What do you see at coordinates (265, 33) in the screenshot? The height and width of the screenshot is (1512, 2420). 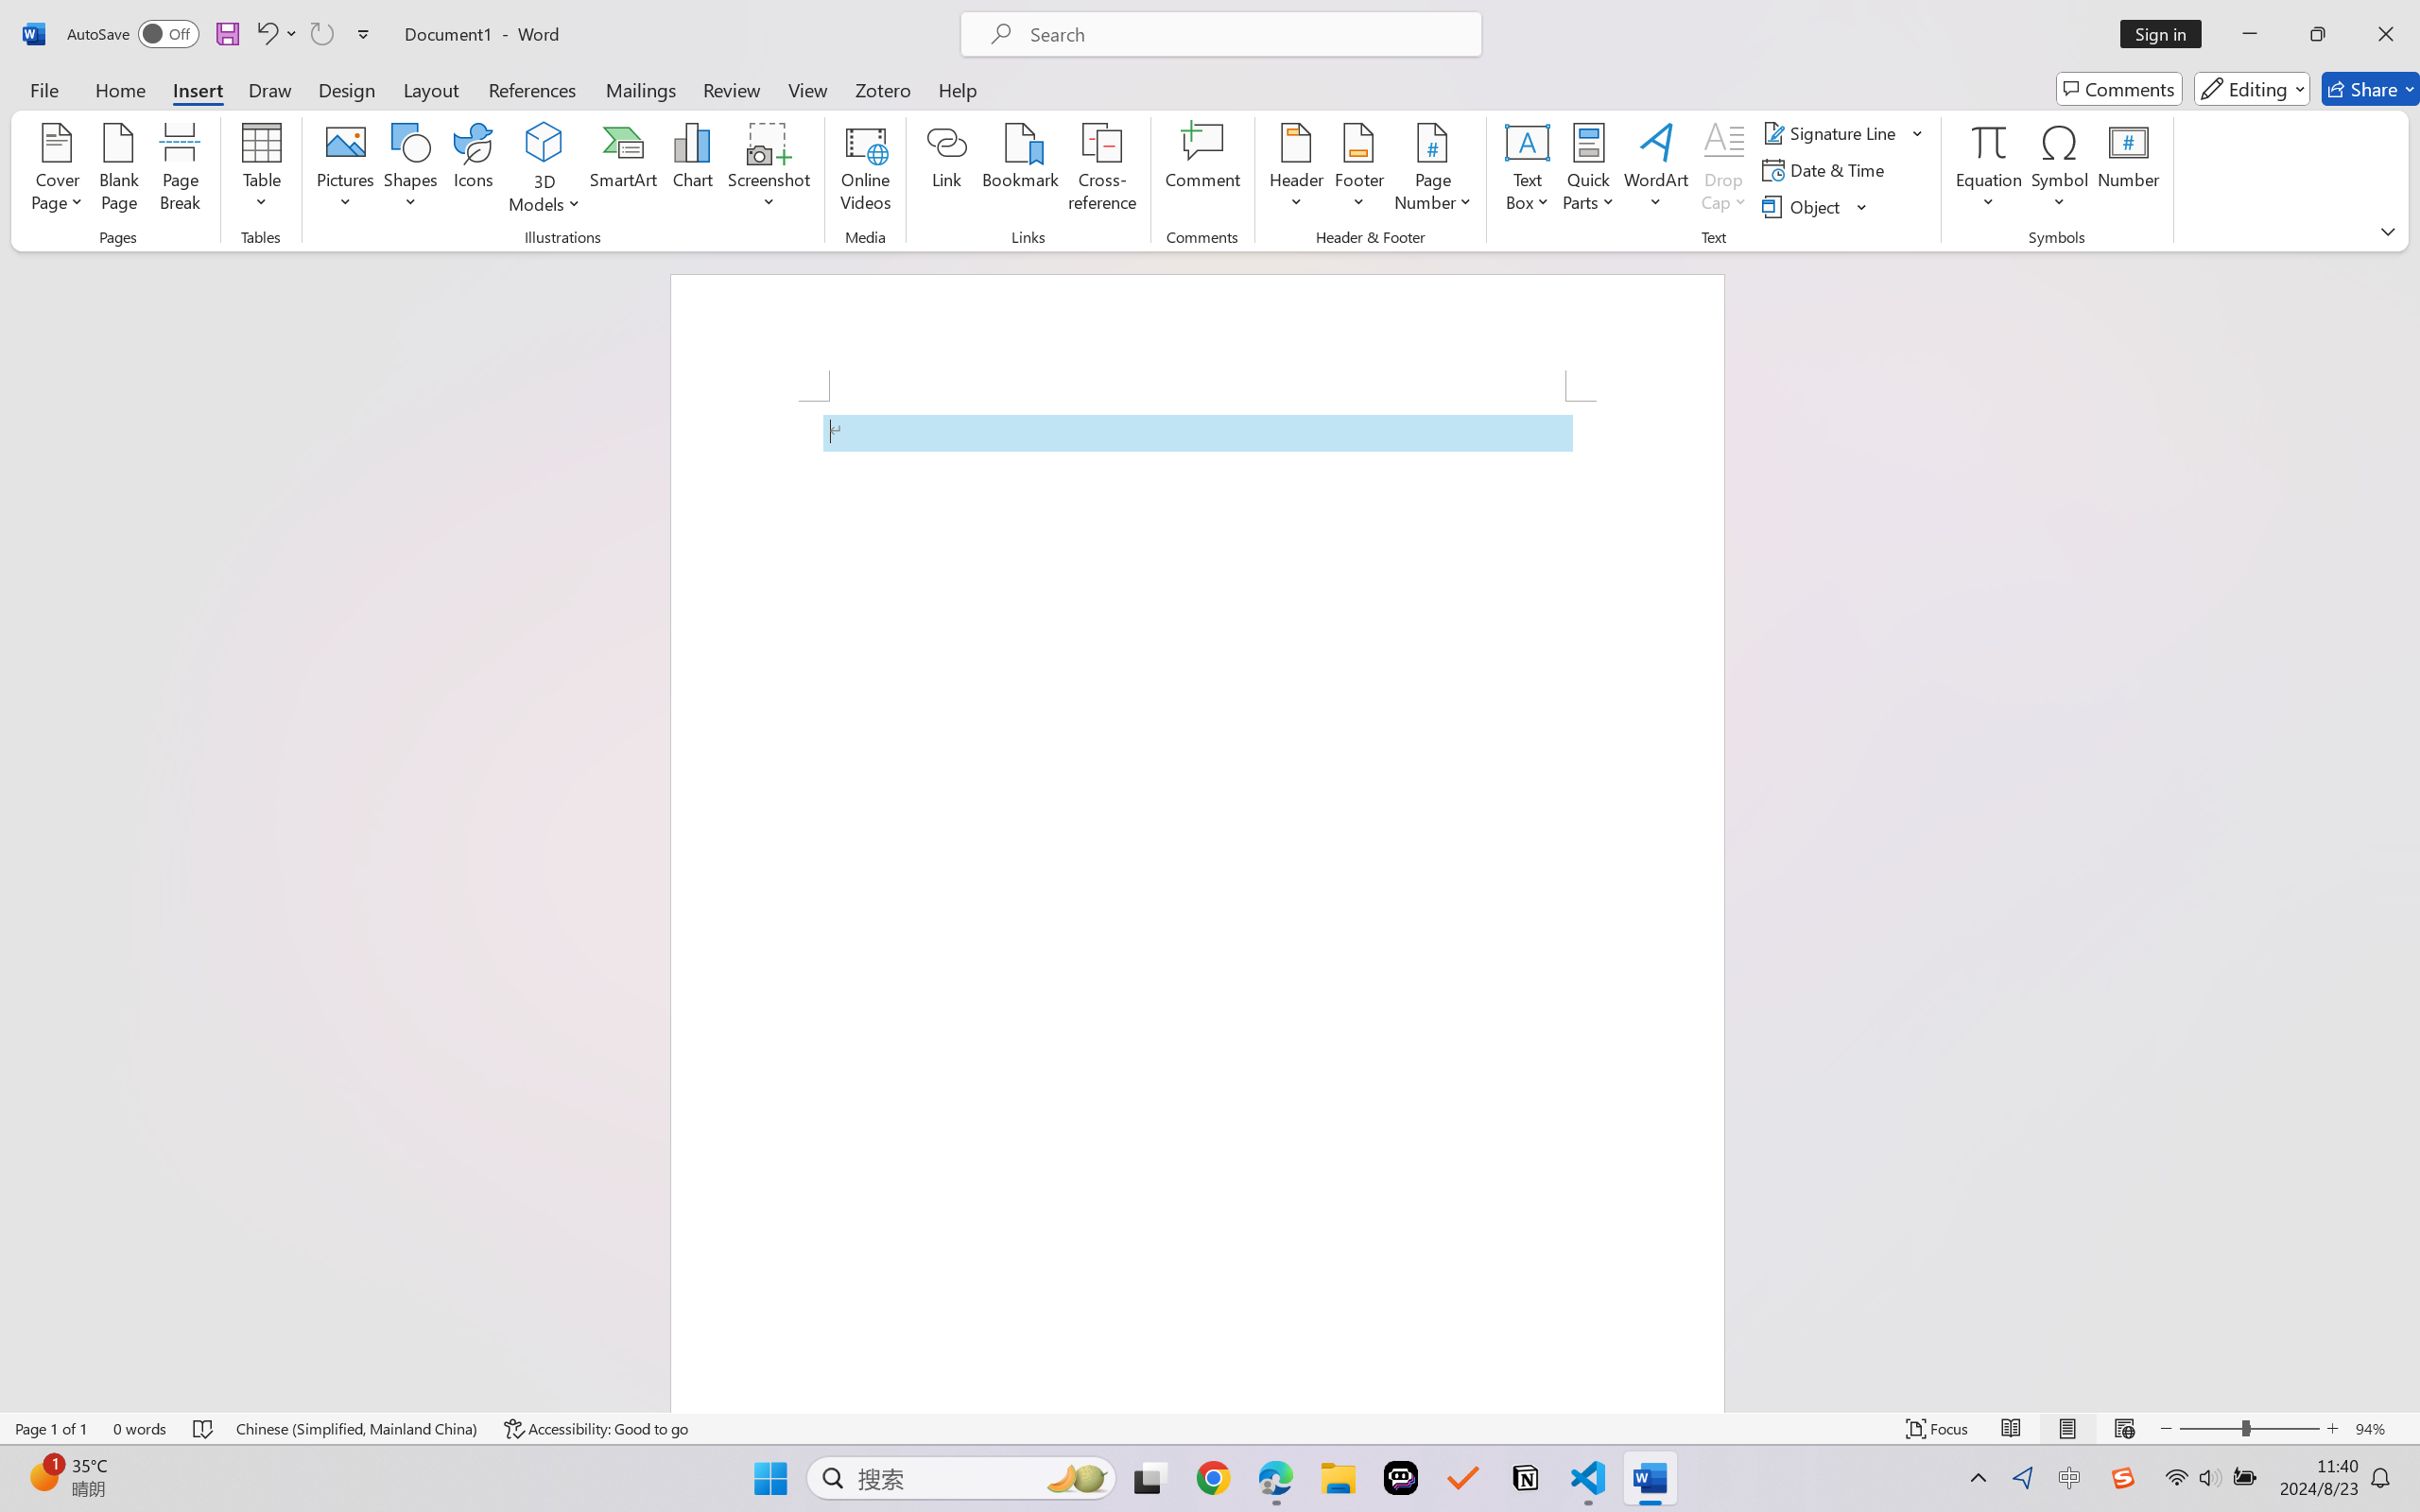 I see `'Undo Apply Quick Style'` at bounding box center [265, 33].